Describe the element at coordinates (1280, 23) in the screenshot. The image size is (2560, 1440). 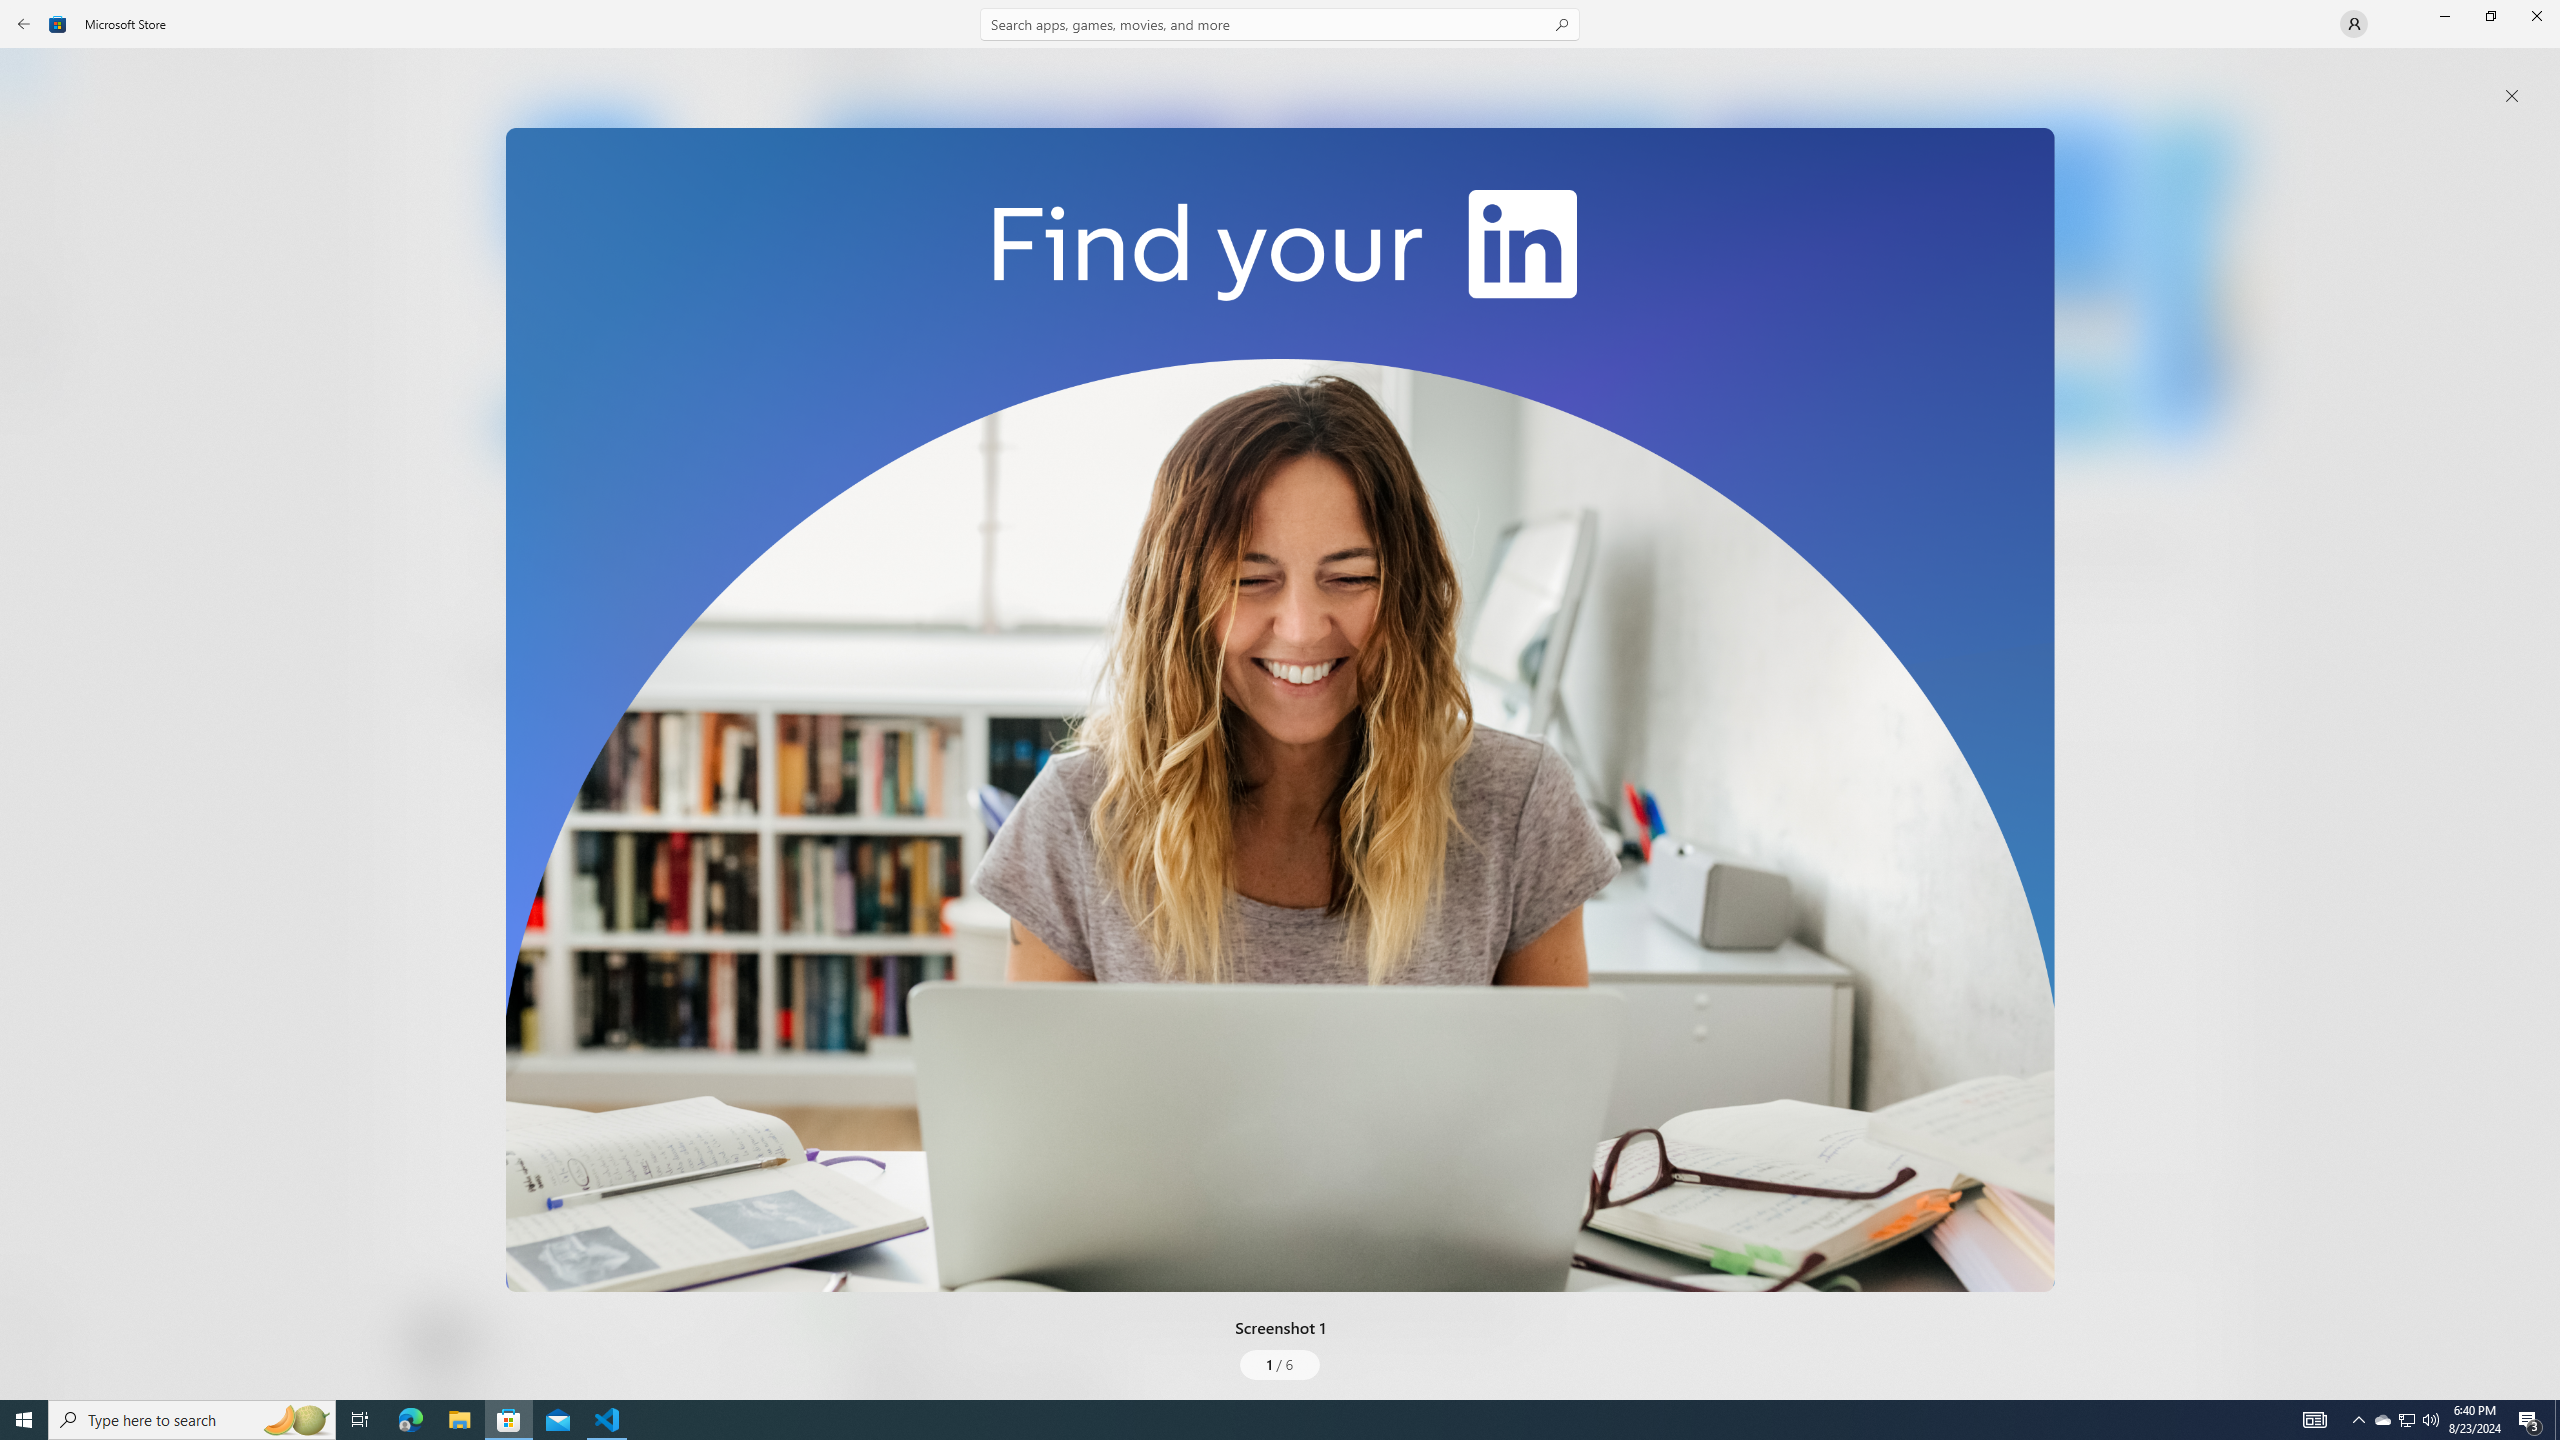
I see `'Search'` at that location.